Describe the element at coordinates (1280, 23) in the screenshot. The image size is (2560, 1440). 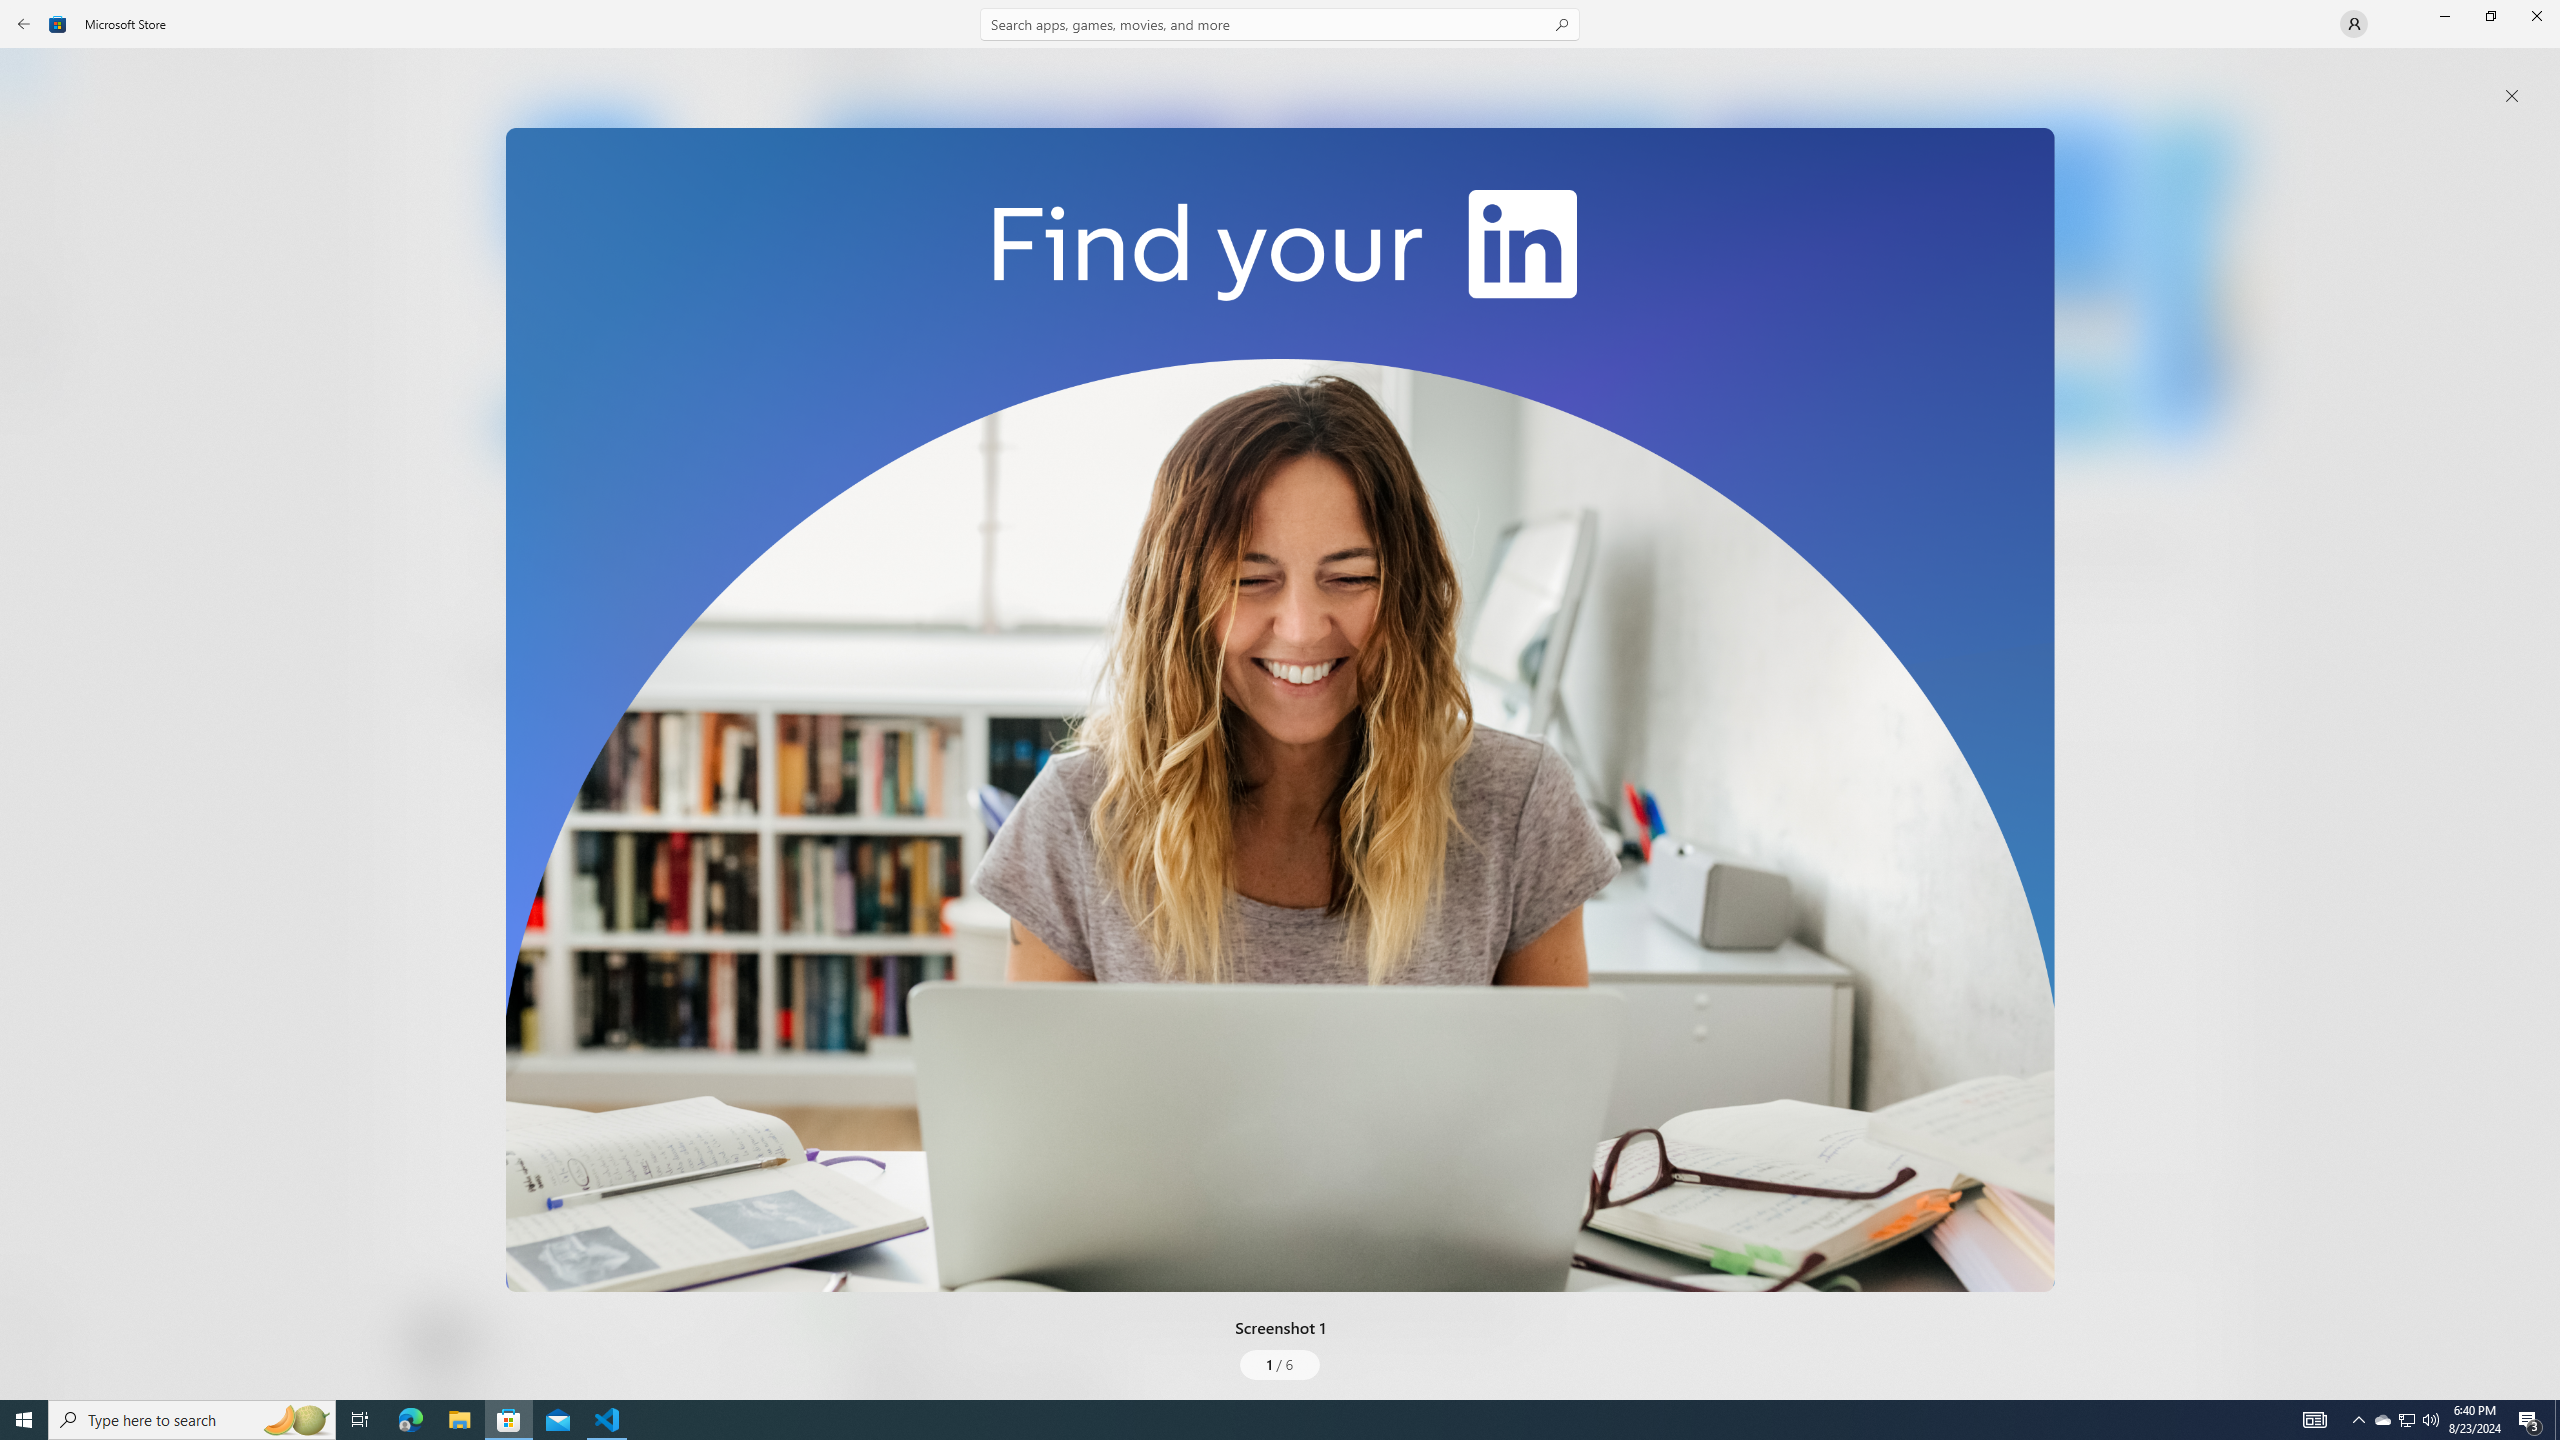
I see `'Search'` at that location.